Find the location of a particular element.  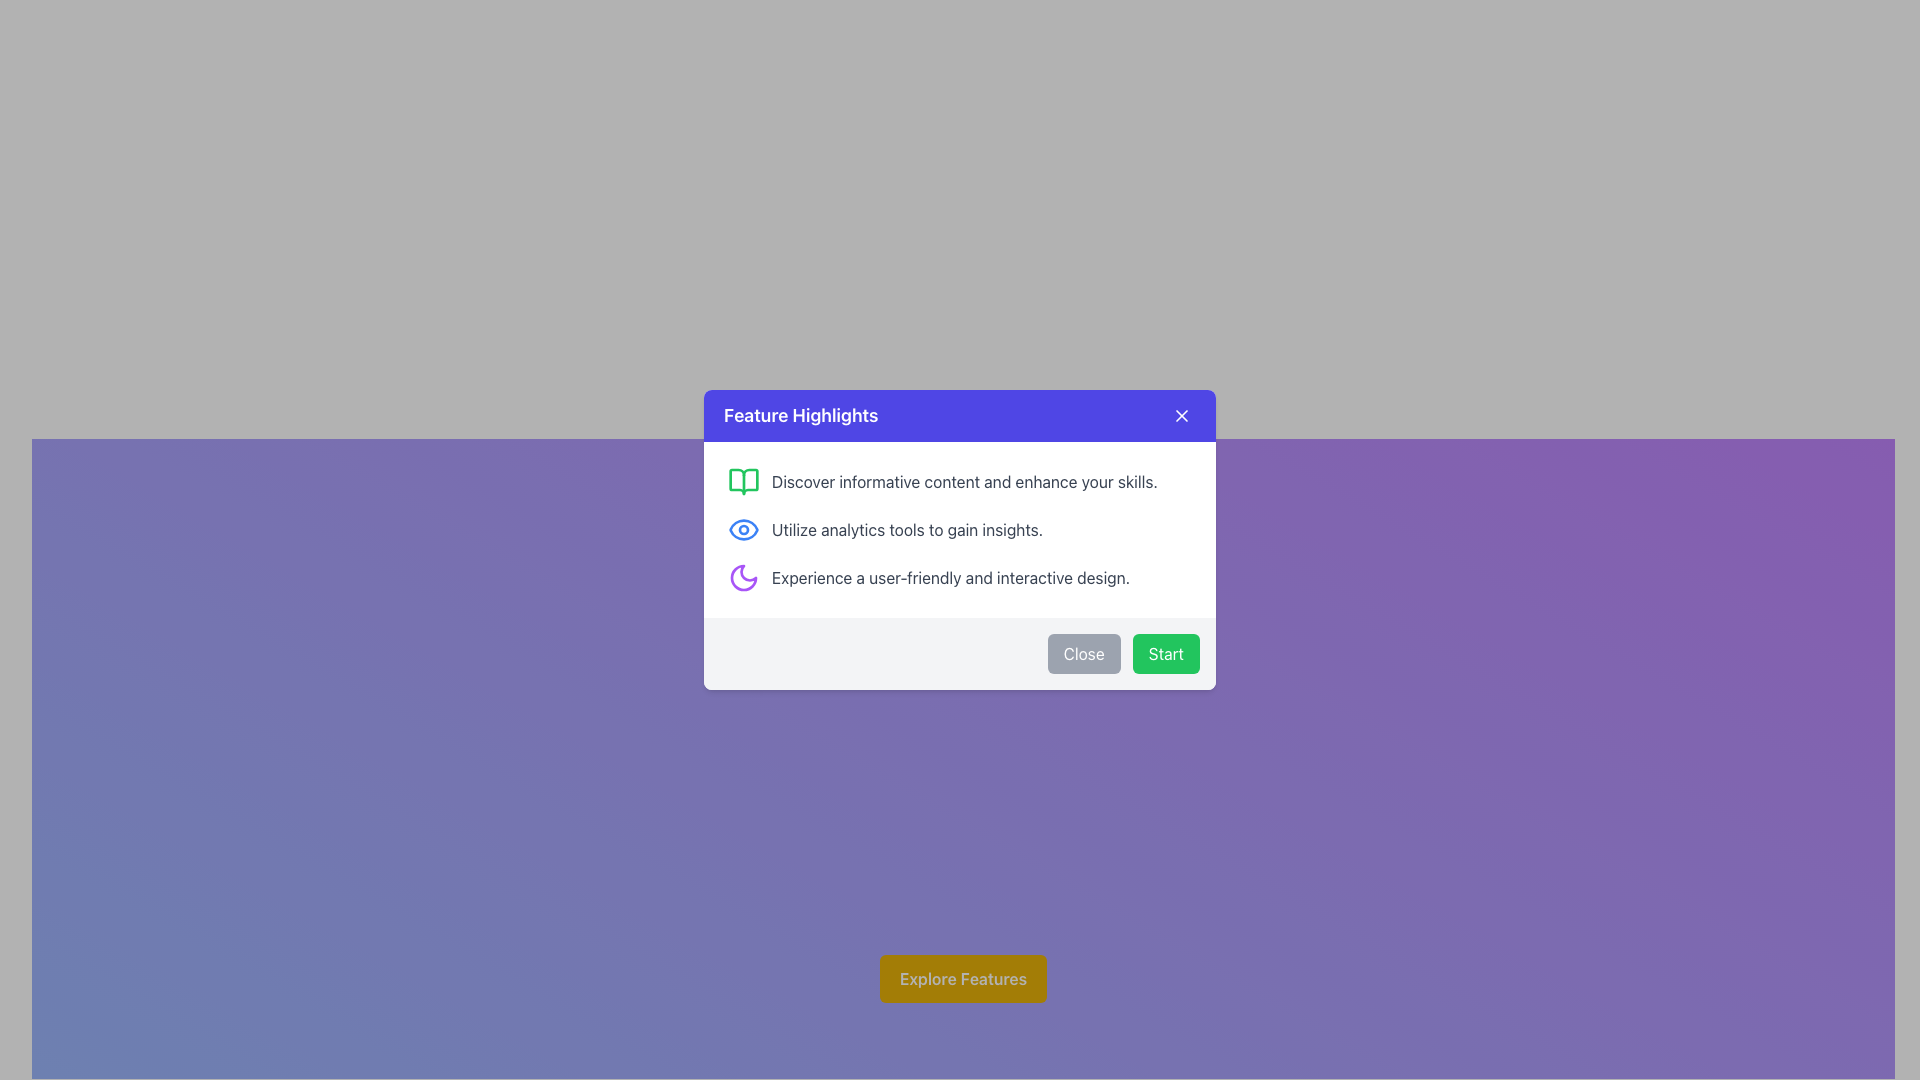

the text label reading 'Utilize analytics tools to gain insights.' which is styled with a gray font and located in the center of a modal dialog box under the blue header 'Feature Highlights.' is located at coordinates (906, 528).